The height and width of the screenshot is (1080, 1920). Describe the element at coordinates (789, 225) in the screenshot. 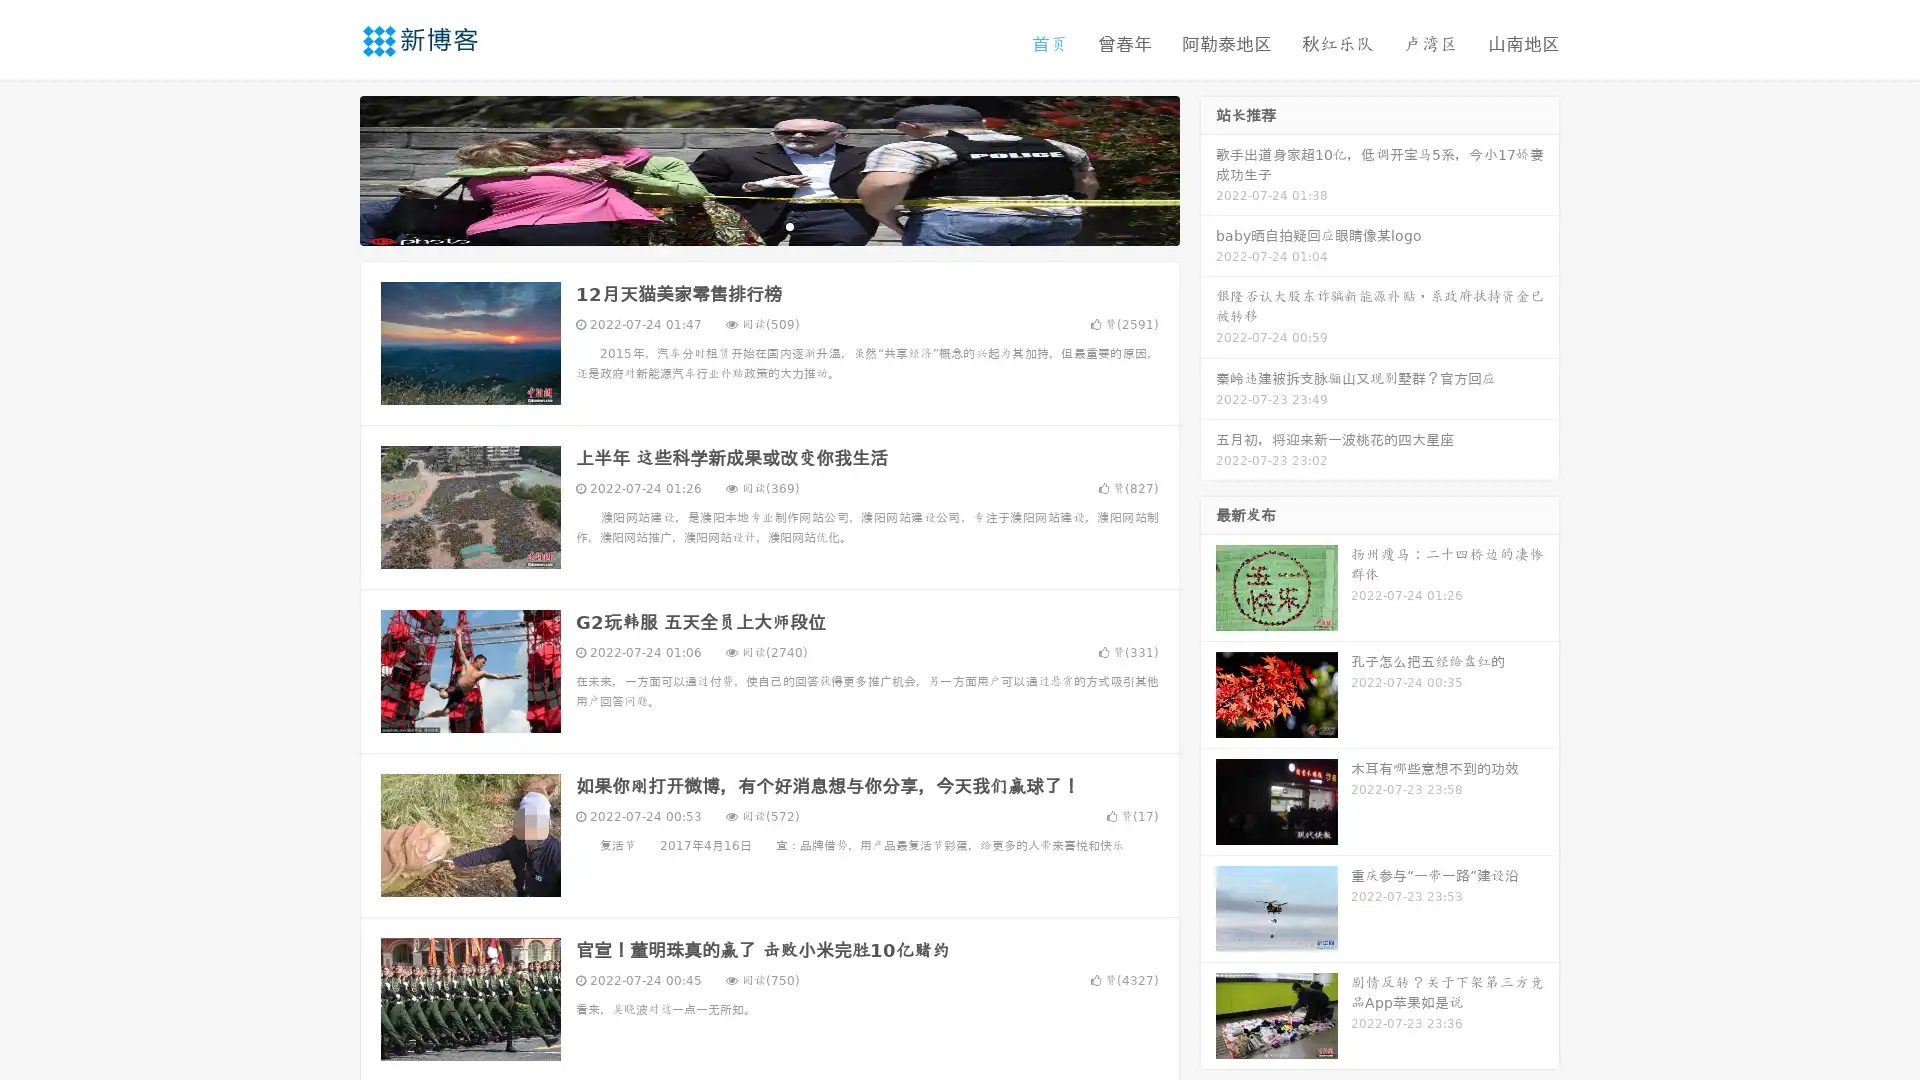

I see `Go to slide 3` at that location.